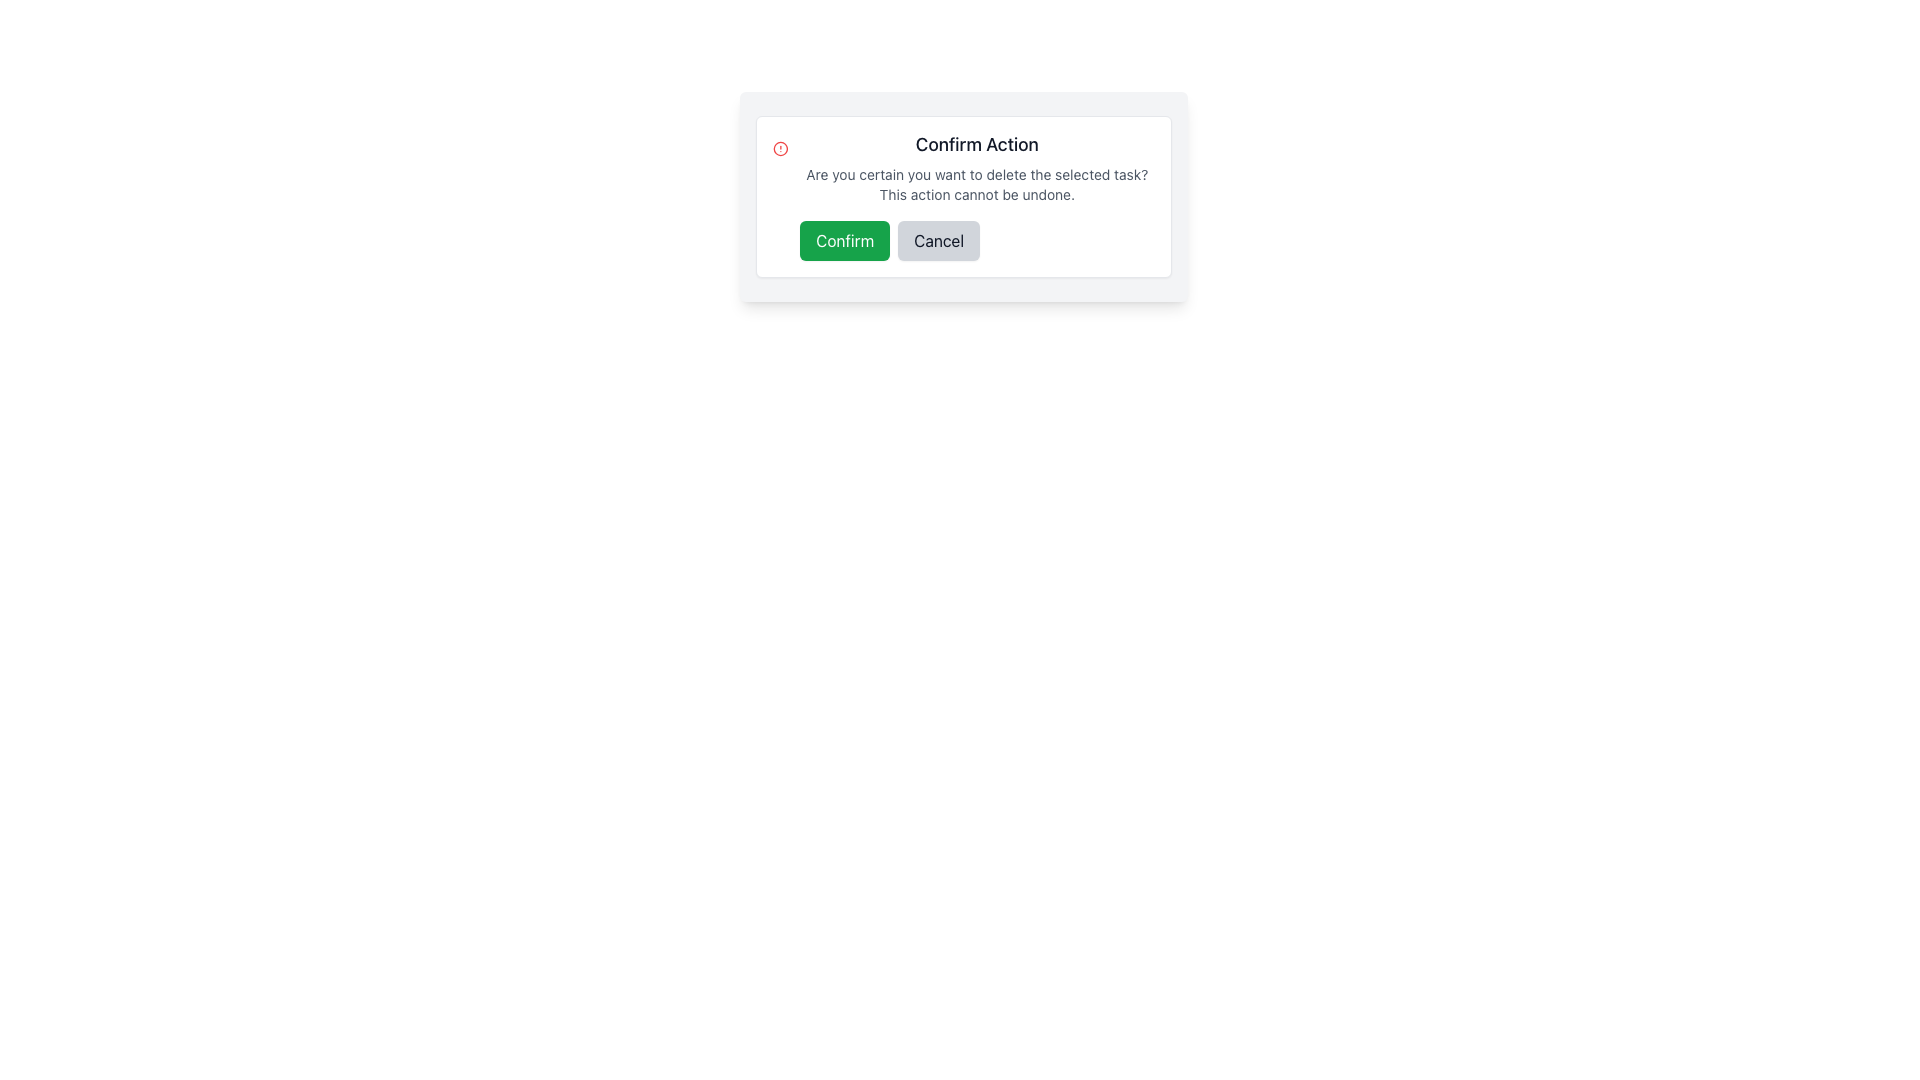  What do you see at coordinates (977, 239) in the screenshot?
I see `the 'Confirm' or 'Cancel' button in the button group within the dialog box` at bounding box center [977, 239].